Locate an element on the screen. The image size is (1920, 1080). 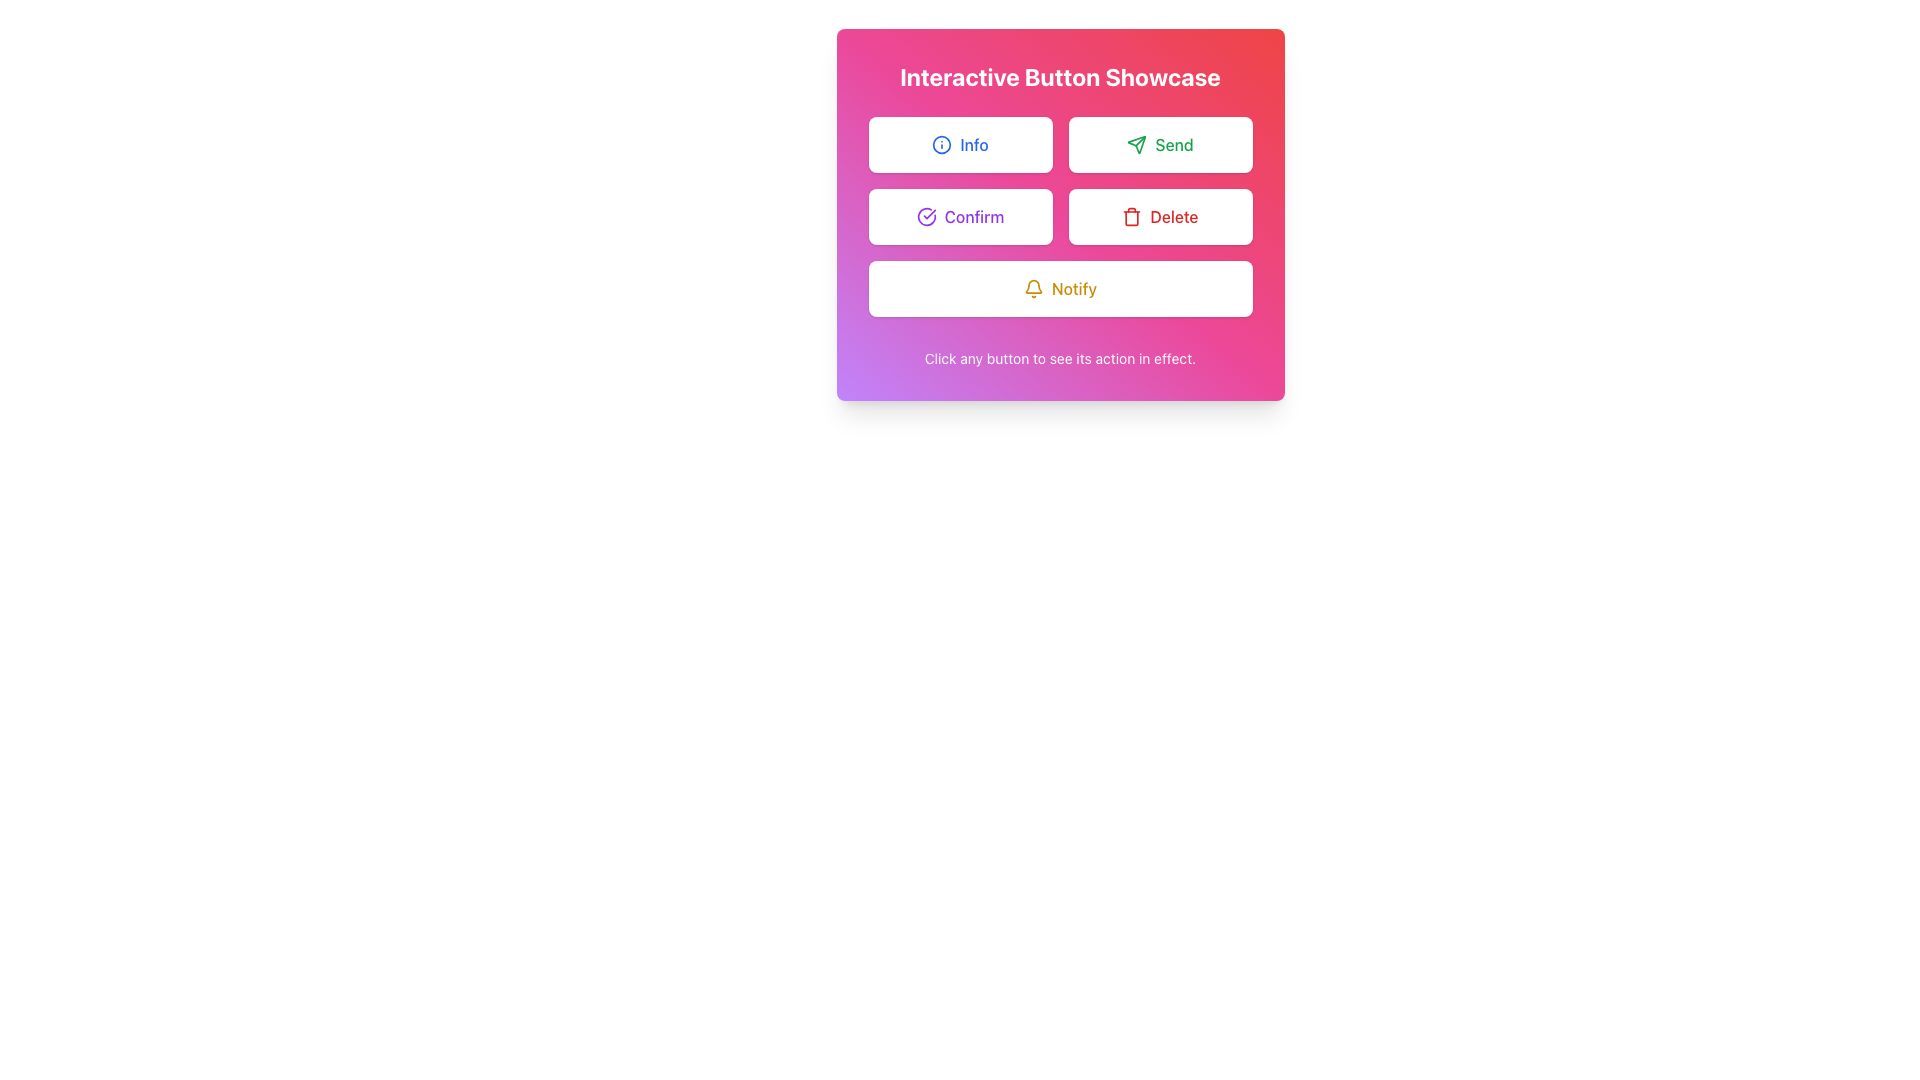
the rectangular 'Info' button with a white background and blue highlighted text is located at coordinates (960, 144).